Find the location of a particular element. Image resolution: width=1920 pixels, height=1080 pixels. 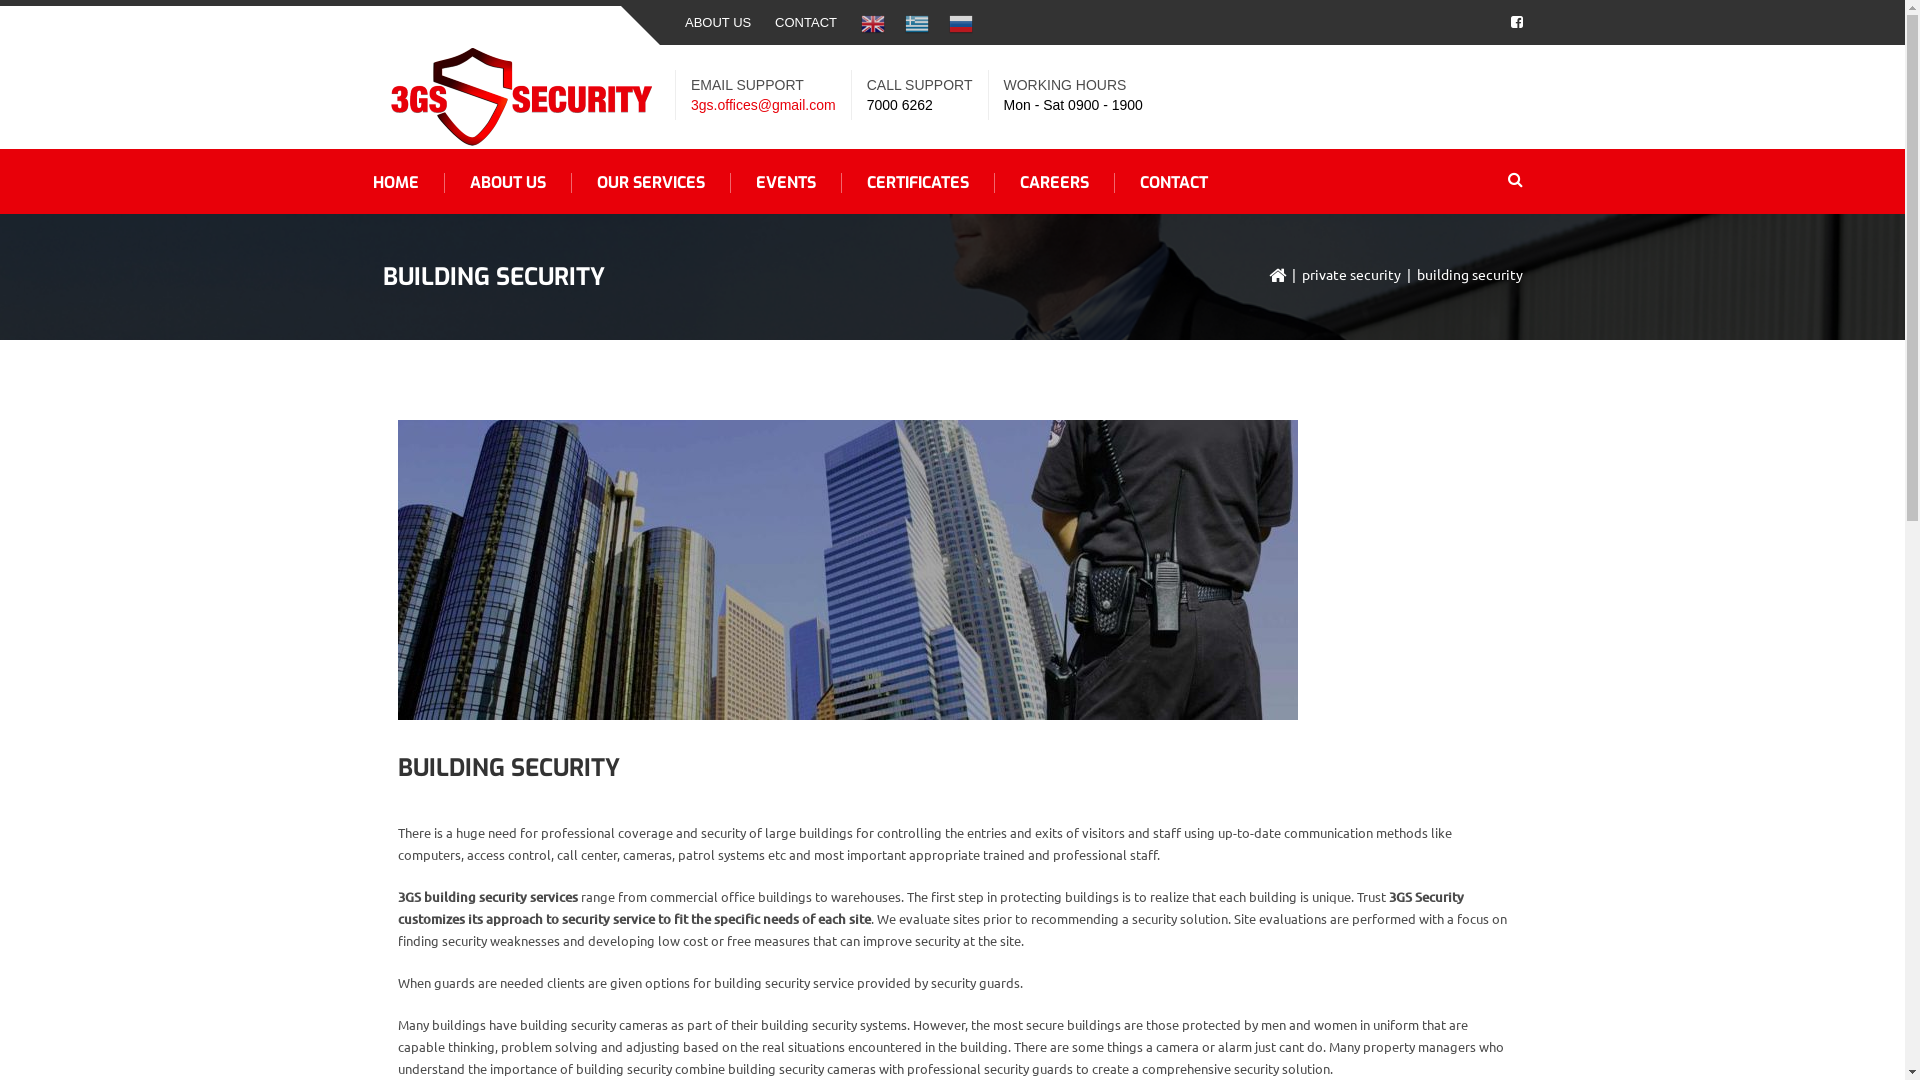

'CONTACT' is located at coordinates (1112, 182).